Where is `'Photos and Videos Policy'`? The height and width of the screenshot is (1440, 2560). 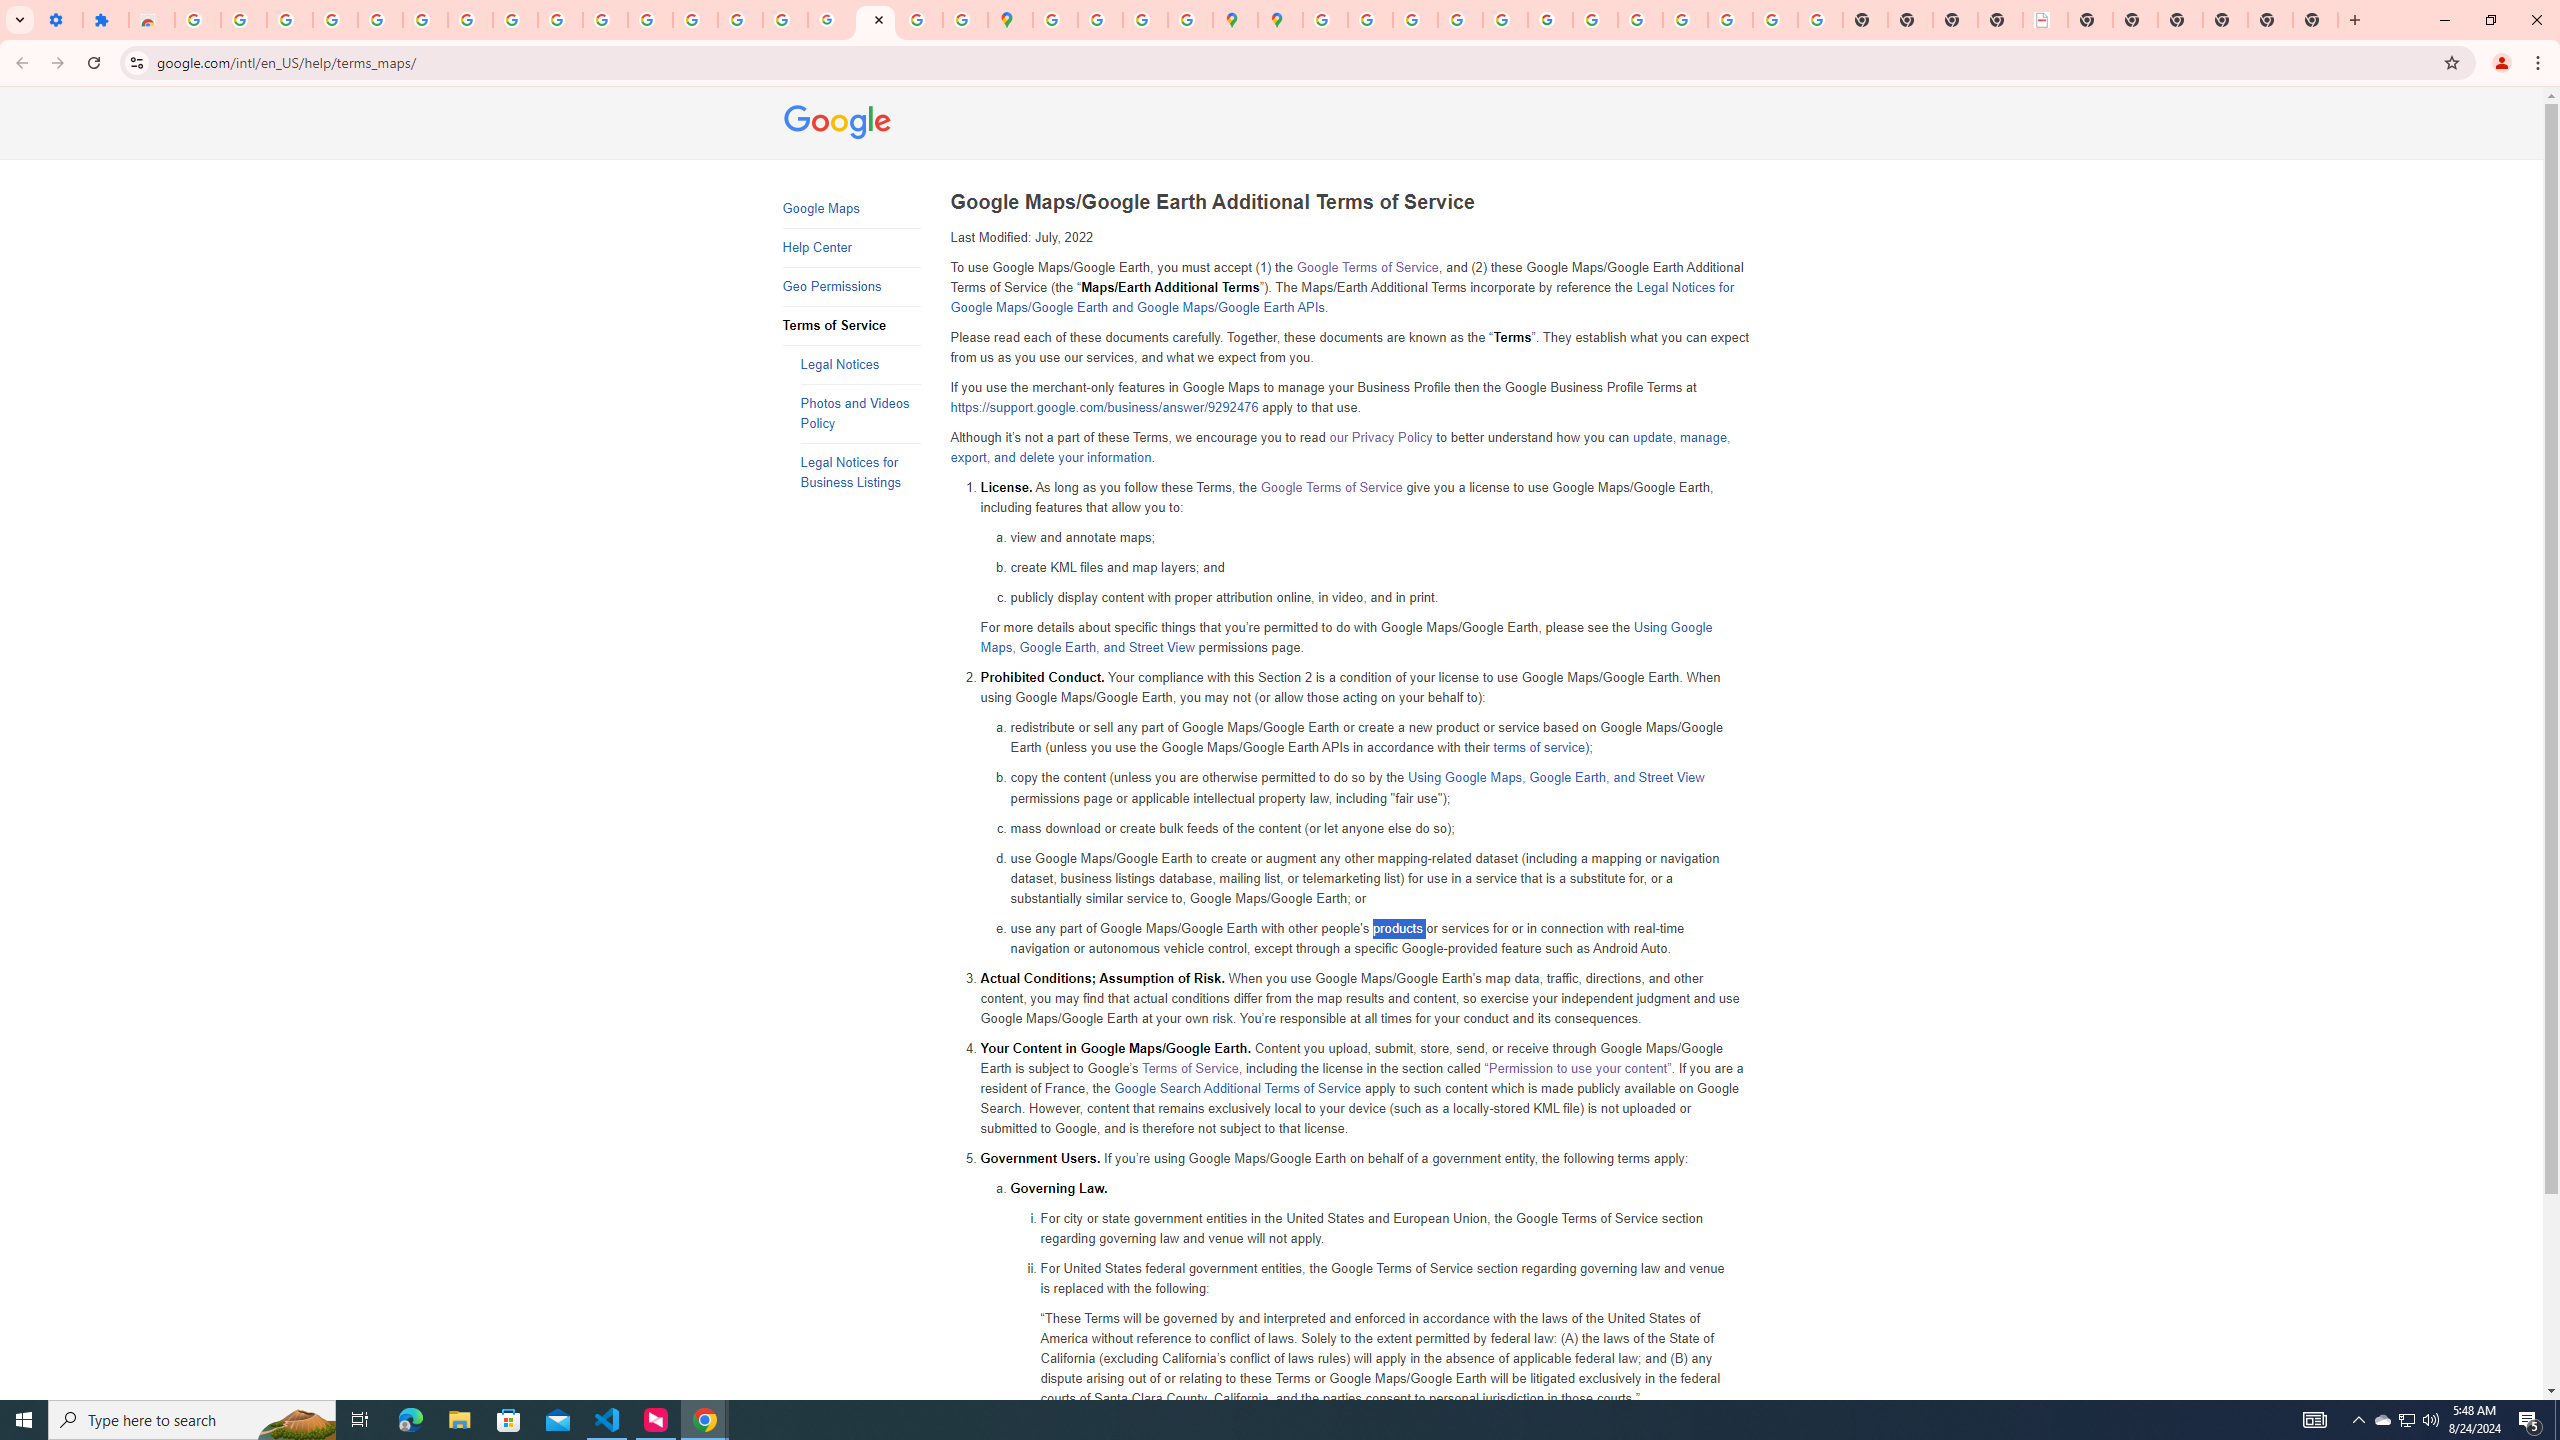 'Photos and Videos Policy' is located at coordinates (860, 413).